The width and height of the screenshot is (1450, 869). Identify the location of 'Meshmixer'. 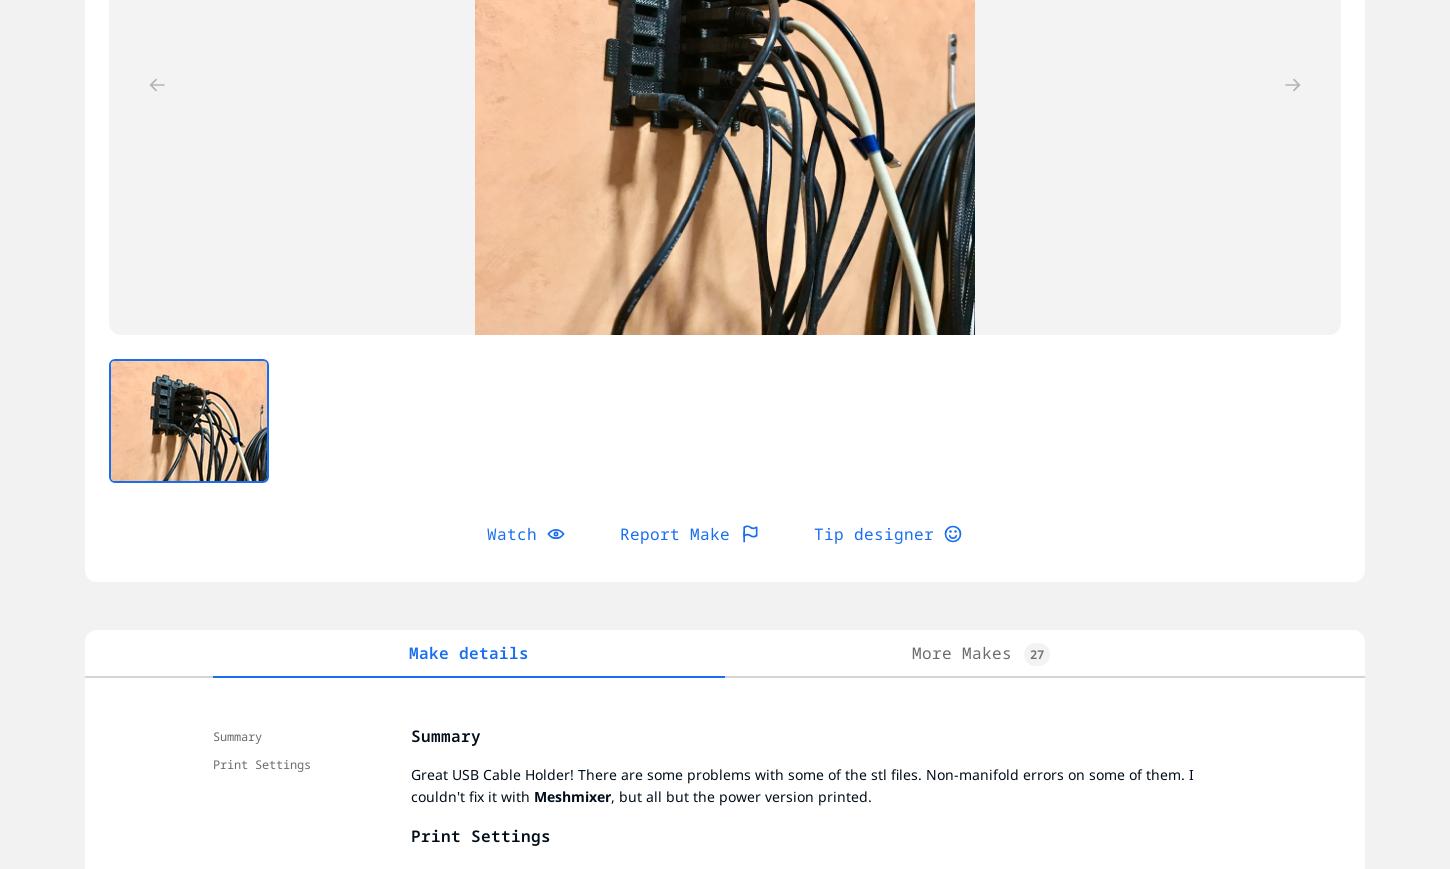
(572, 796).